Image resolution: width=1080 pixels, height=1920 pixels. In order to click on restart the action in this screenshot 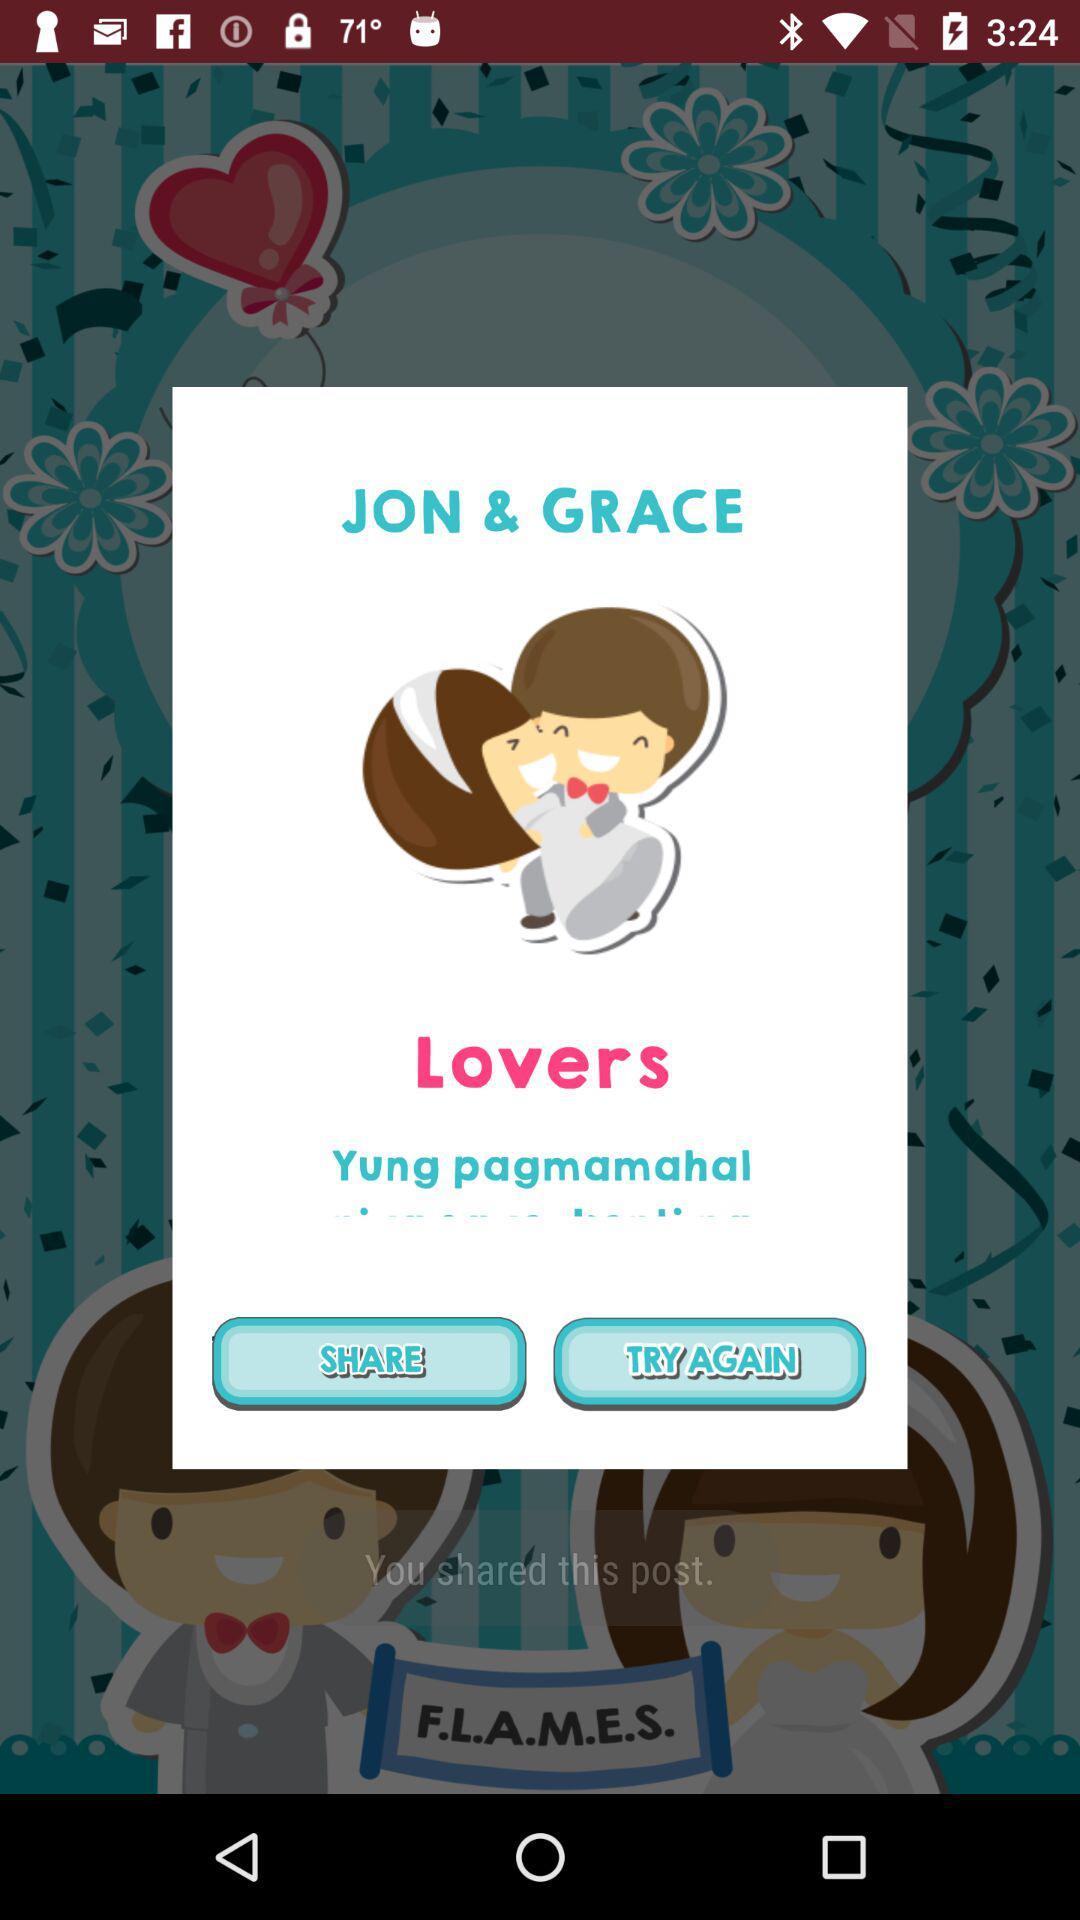, I will do `click(709, 1362)`.